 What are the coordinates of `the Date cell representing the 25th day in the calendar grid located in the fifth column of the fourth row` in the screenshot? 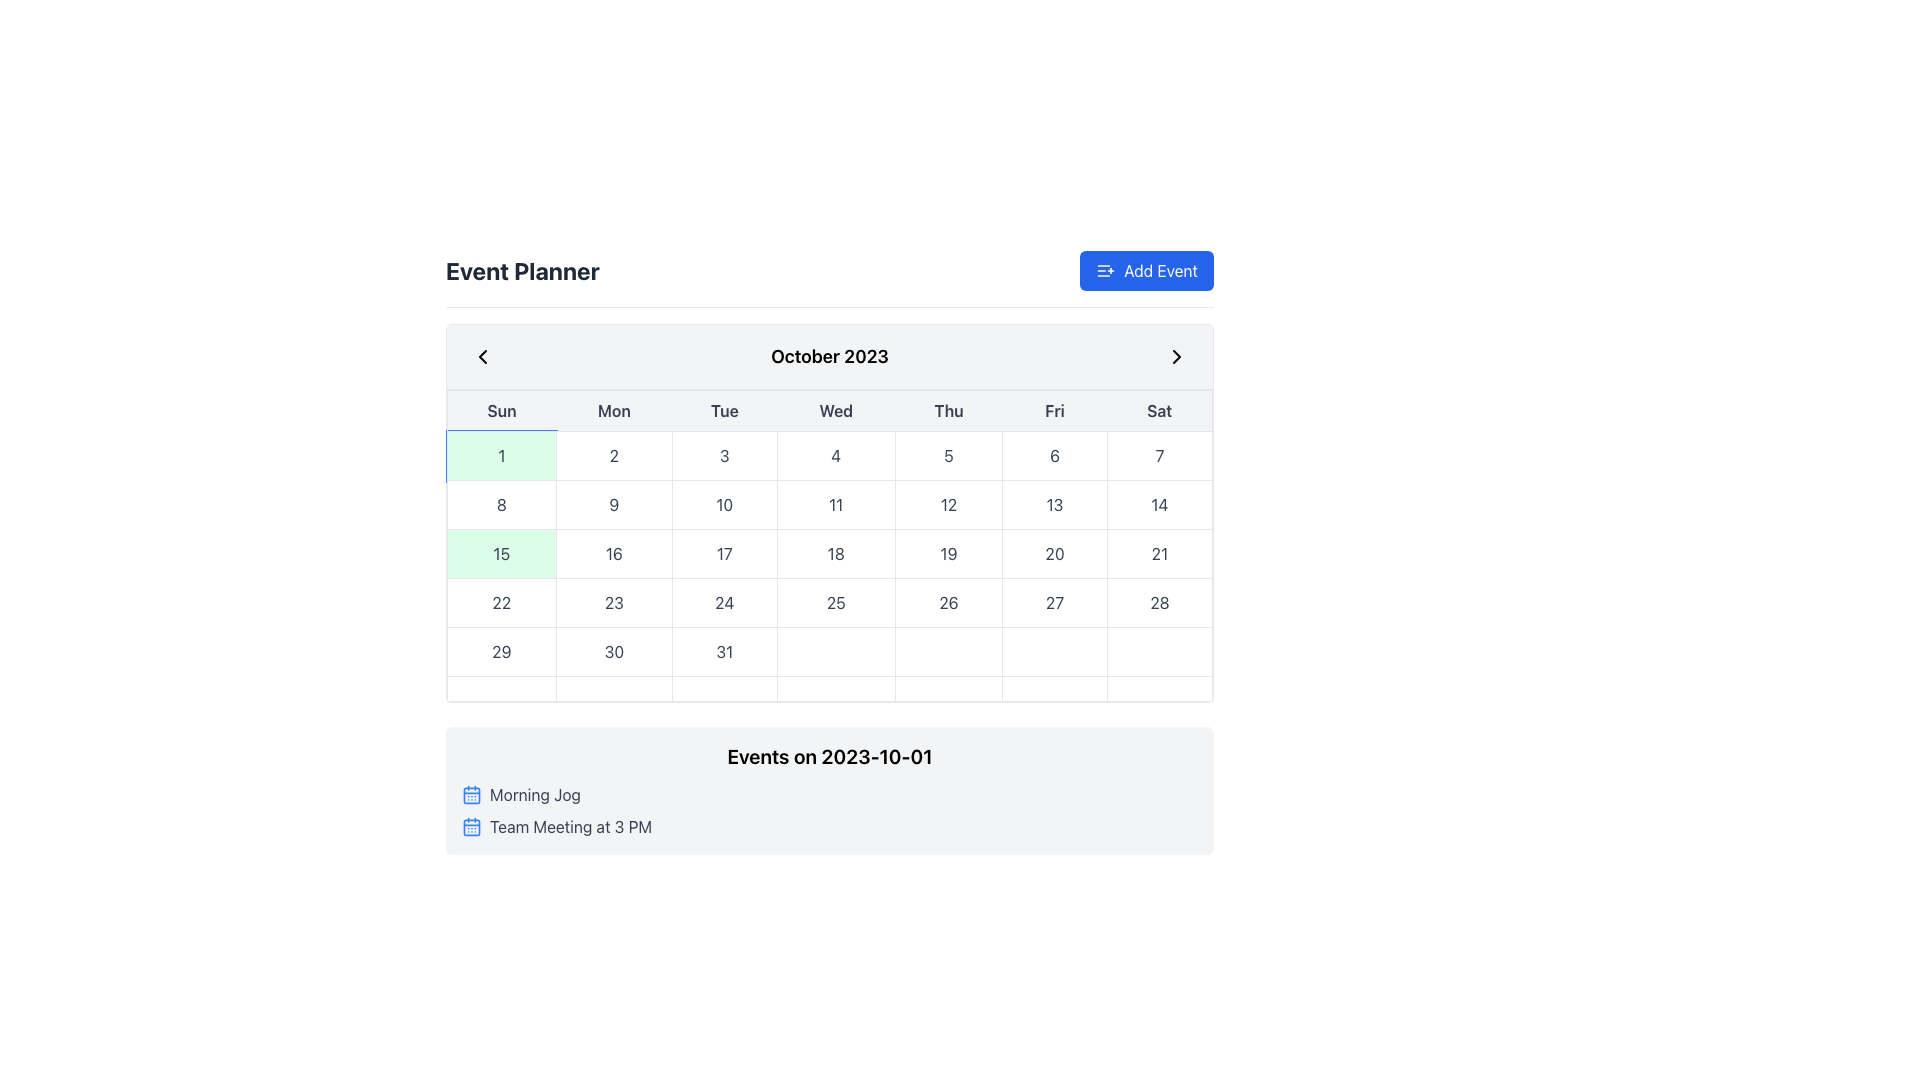 It's located at (830, 601).